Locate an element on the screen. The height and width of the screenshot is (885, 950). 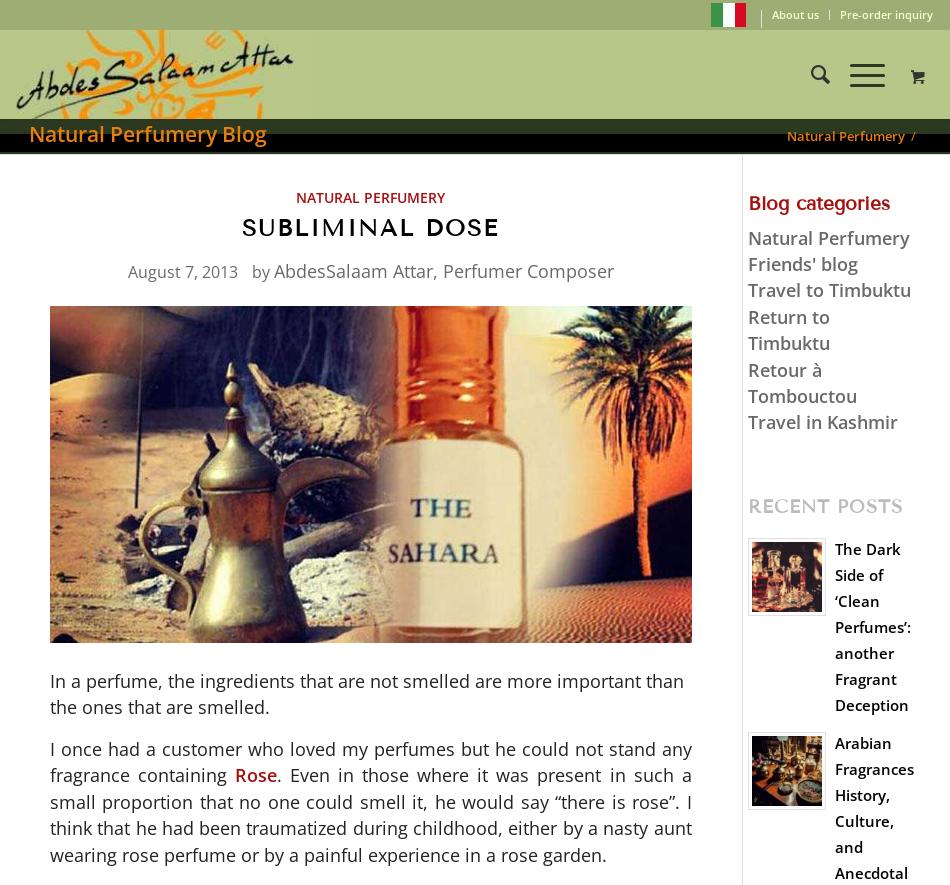
'Recent Posts' is located at coordinates (823, 506).